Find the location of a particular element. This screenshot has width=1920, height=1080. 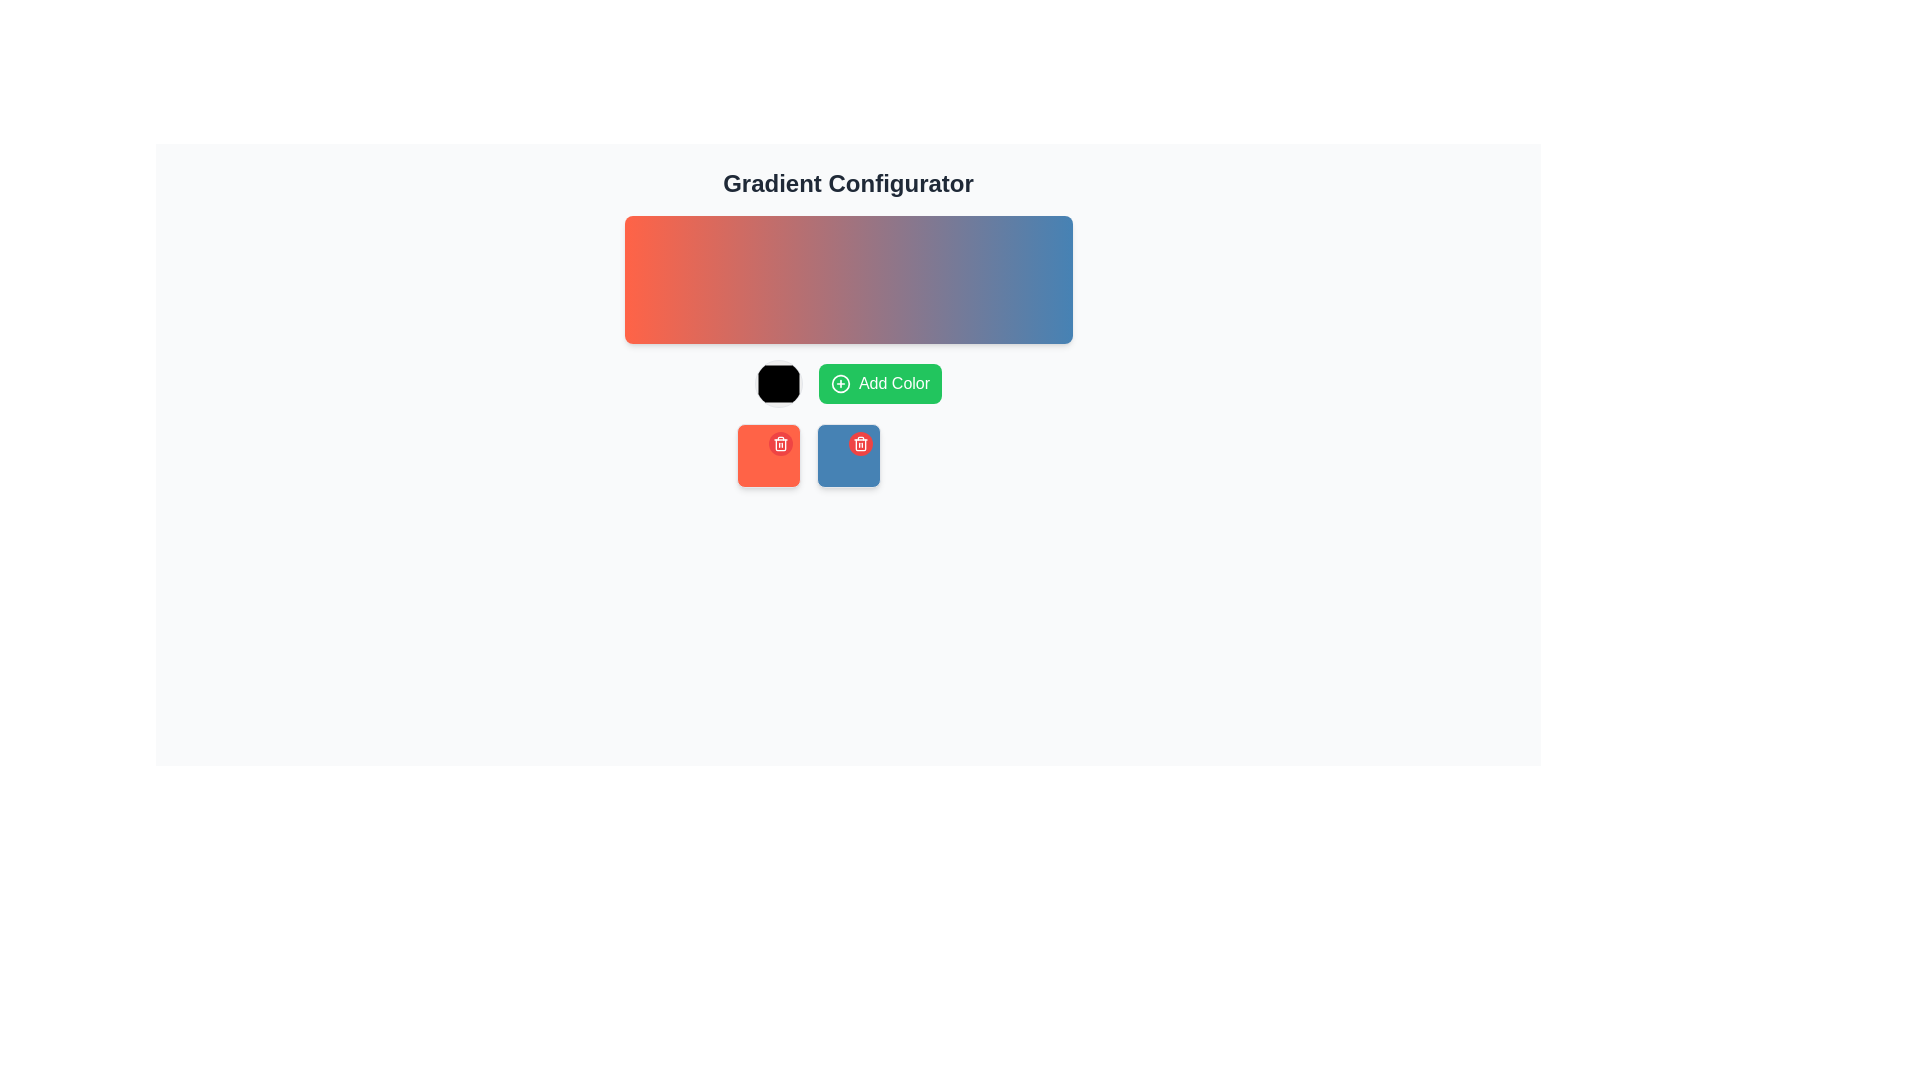

the Text element that labels the section, positioned at the top and horizontally centered above other content is located at coordinates (848, 184).